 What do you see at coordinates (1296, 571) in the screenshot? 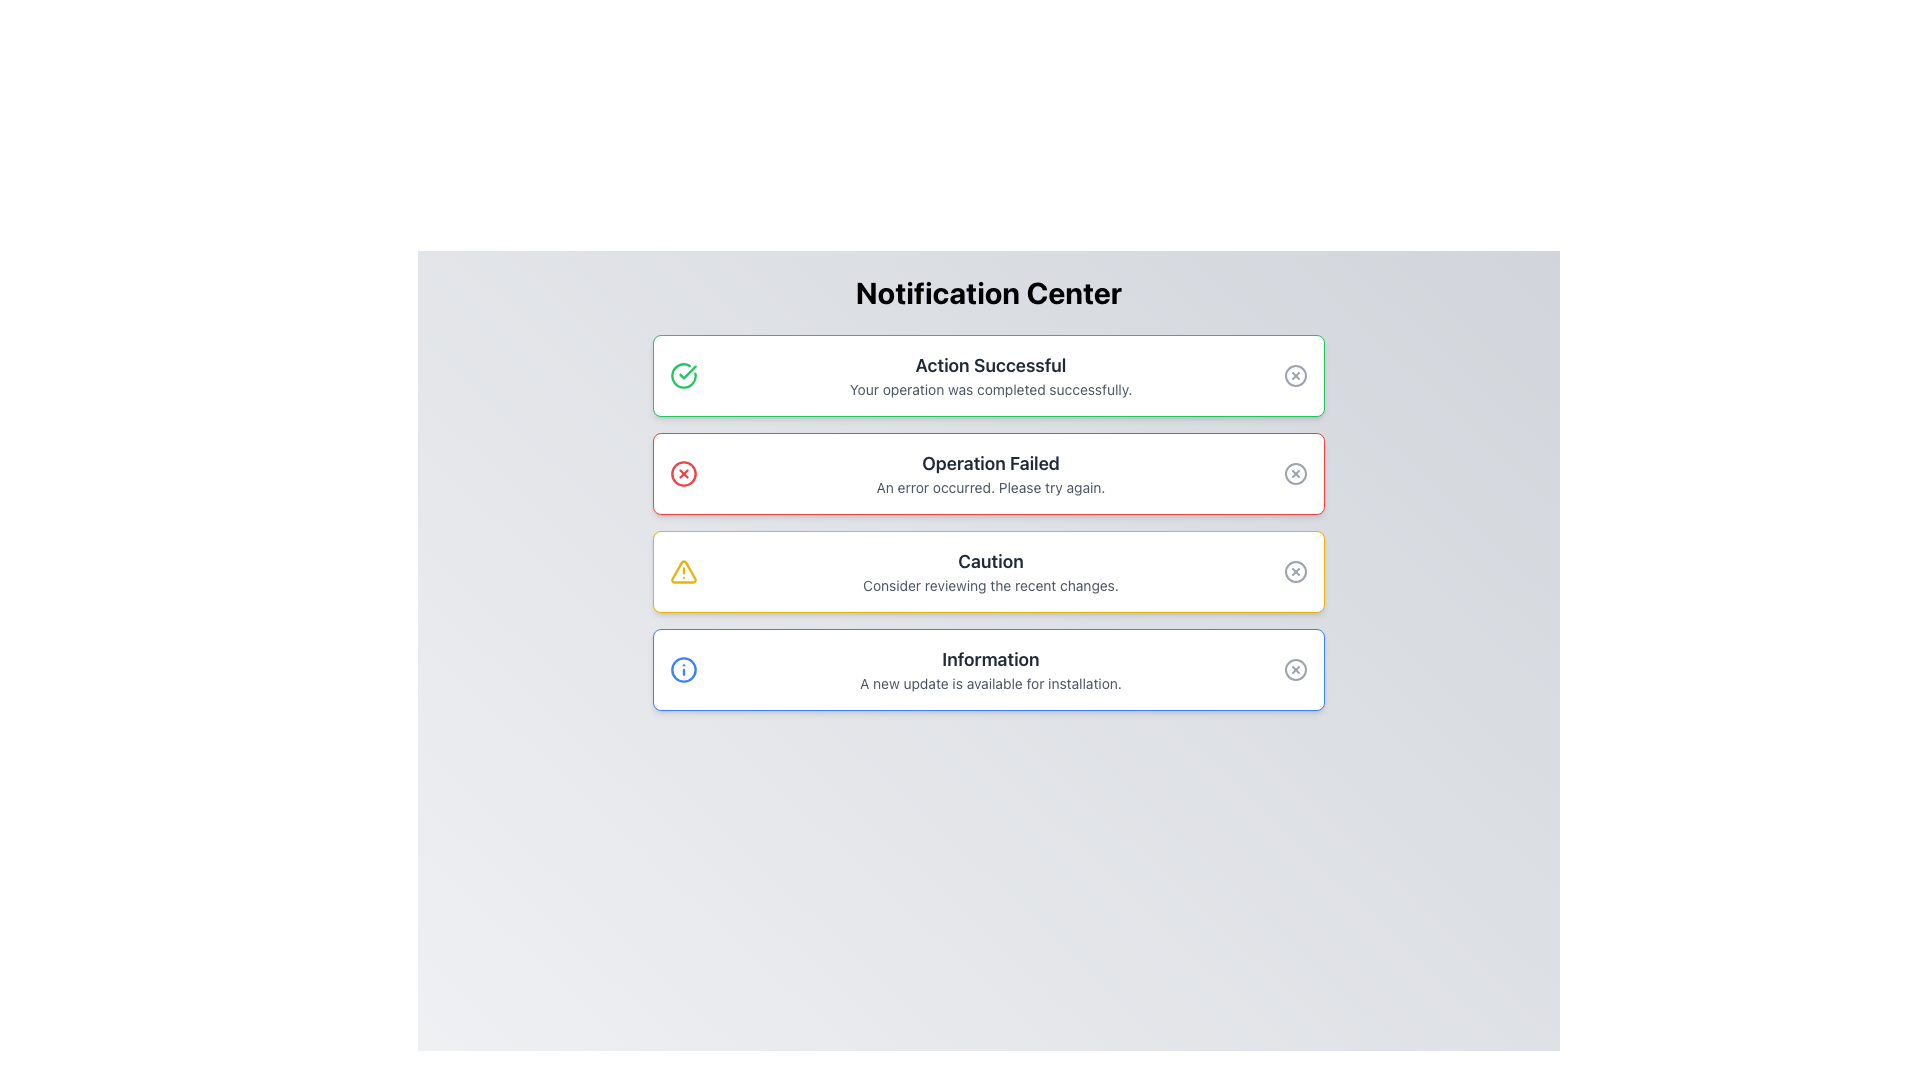
I see `the circular graphical element that resembles a close button in the third notification card labeled 'Caution'` at bounding box center [1296, 571].